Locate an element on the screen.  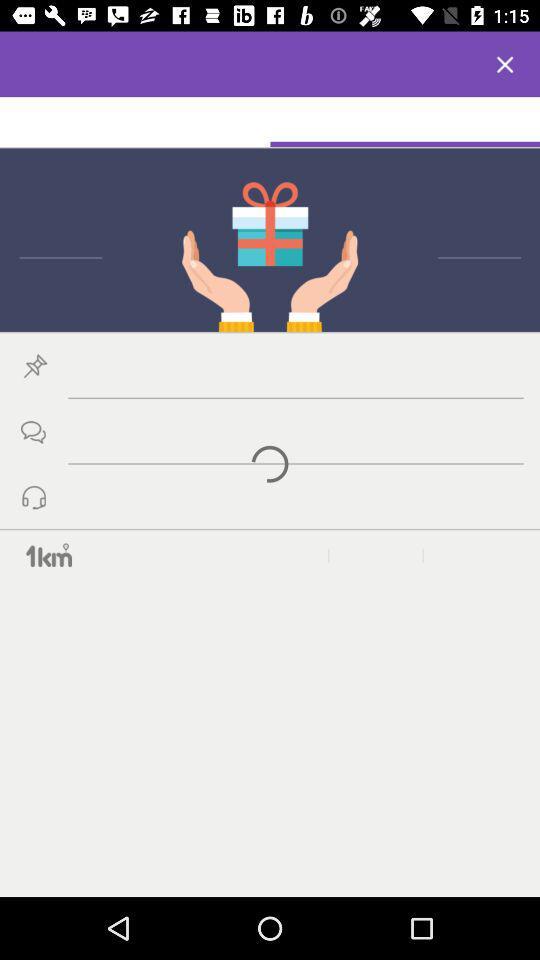
close is located at coordinates (504, 64).